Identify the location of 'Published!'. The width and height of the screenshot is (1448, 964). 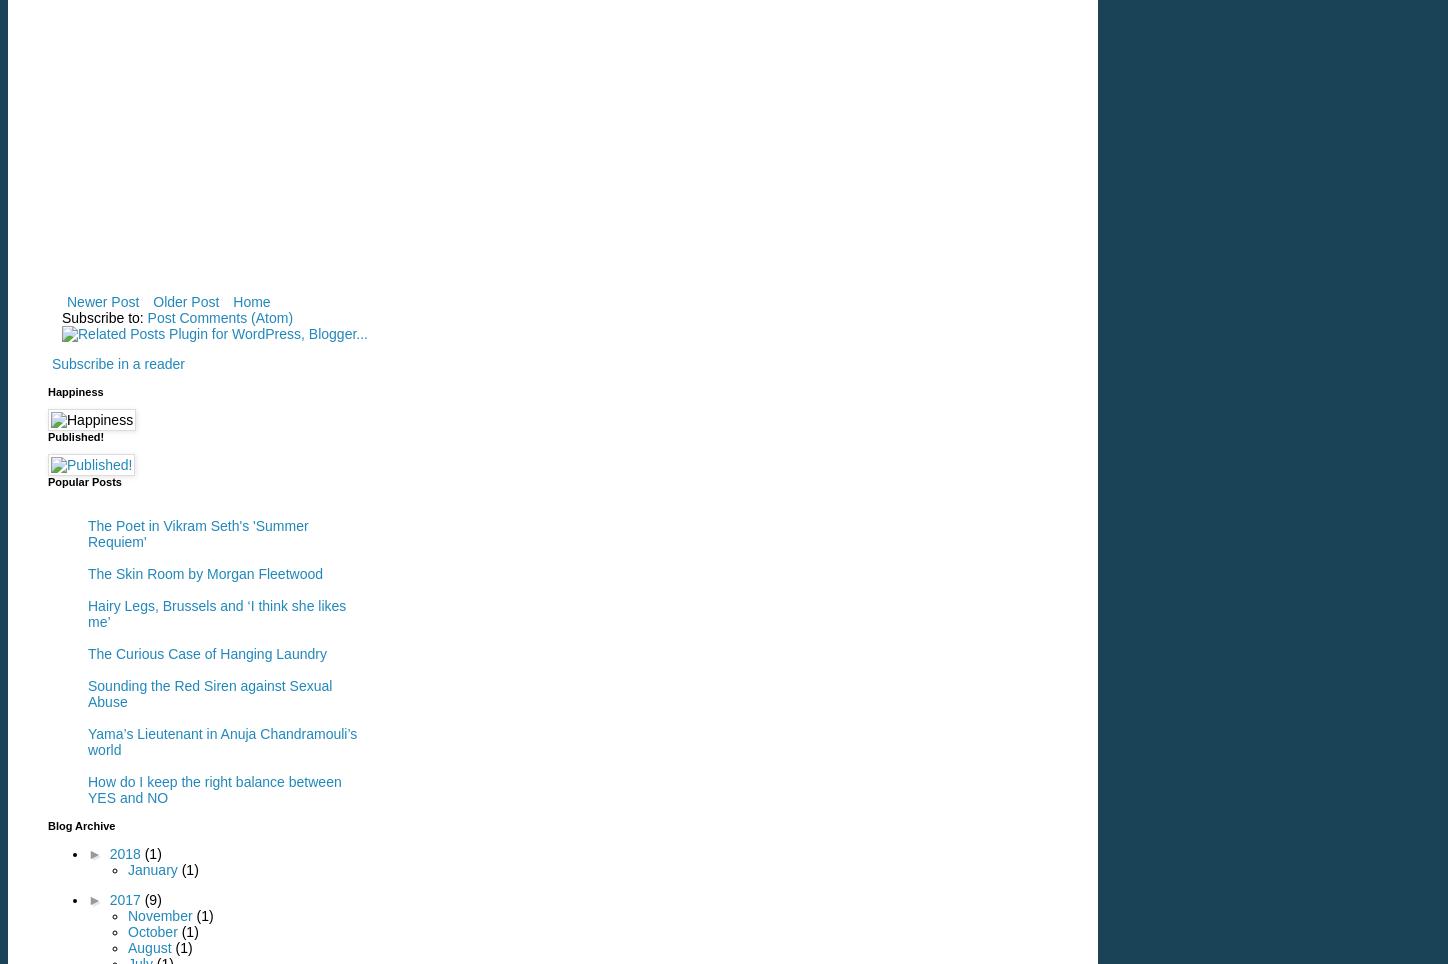
(76, 435).